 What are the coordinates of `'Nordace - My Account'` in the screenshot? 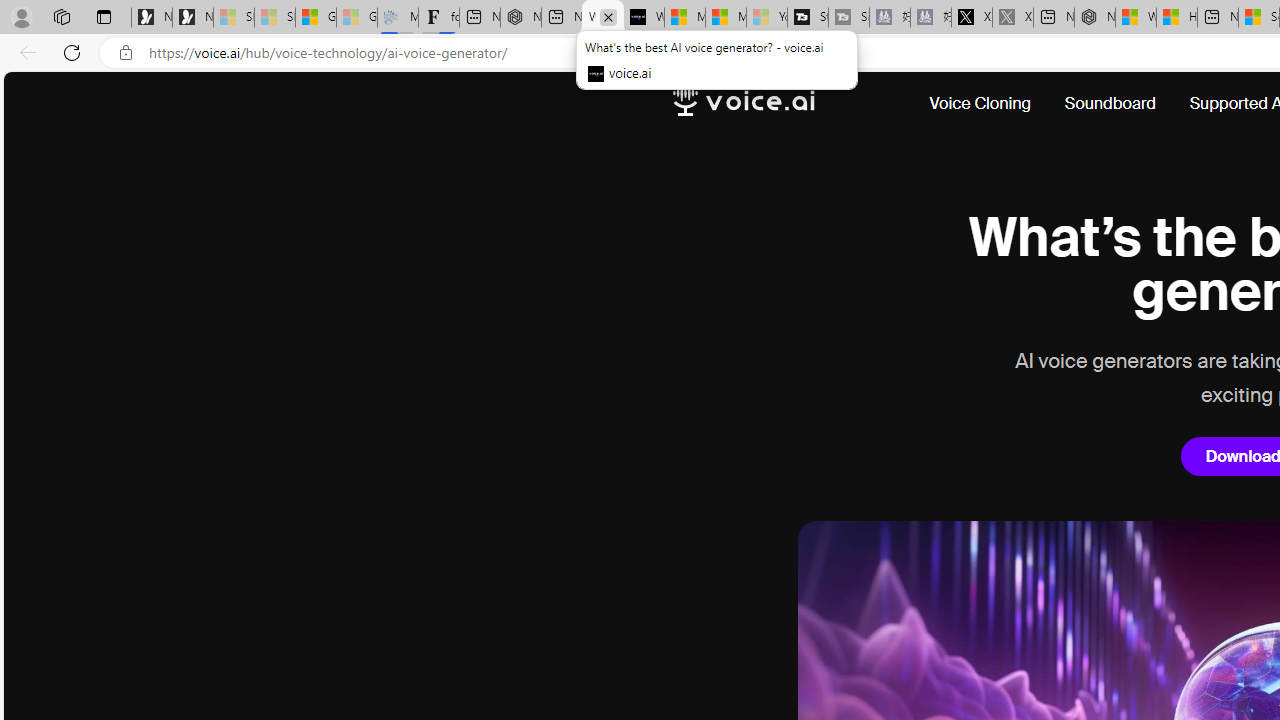 It's located at (1094, 17).